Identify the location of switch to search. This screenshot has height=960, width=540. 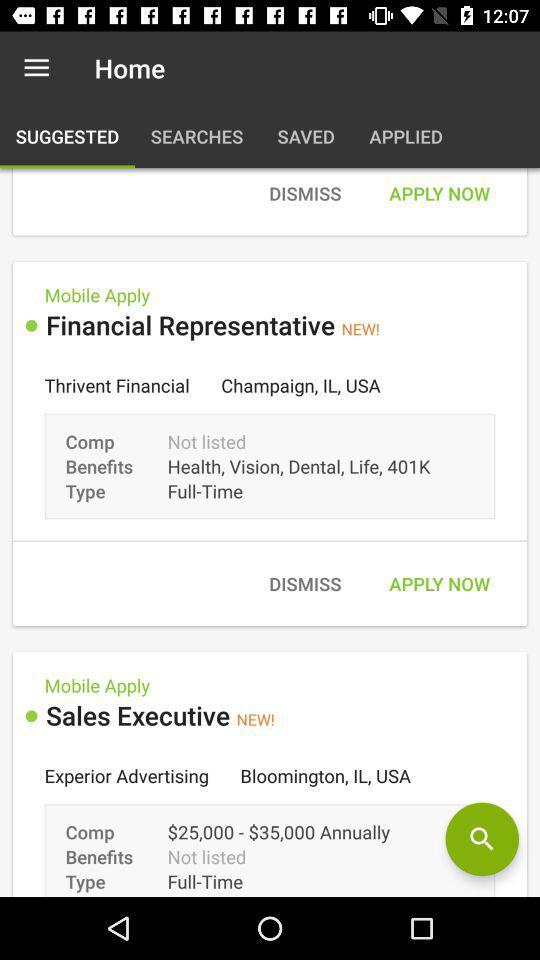
(481, 839).